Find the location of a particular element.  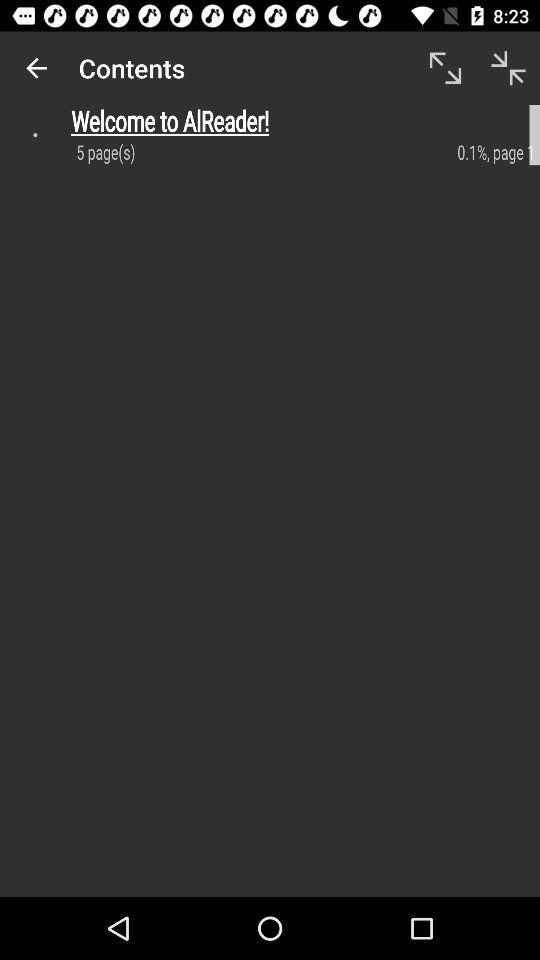

item next to contents app is located at coordinates (445, 68).